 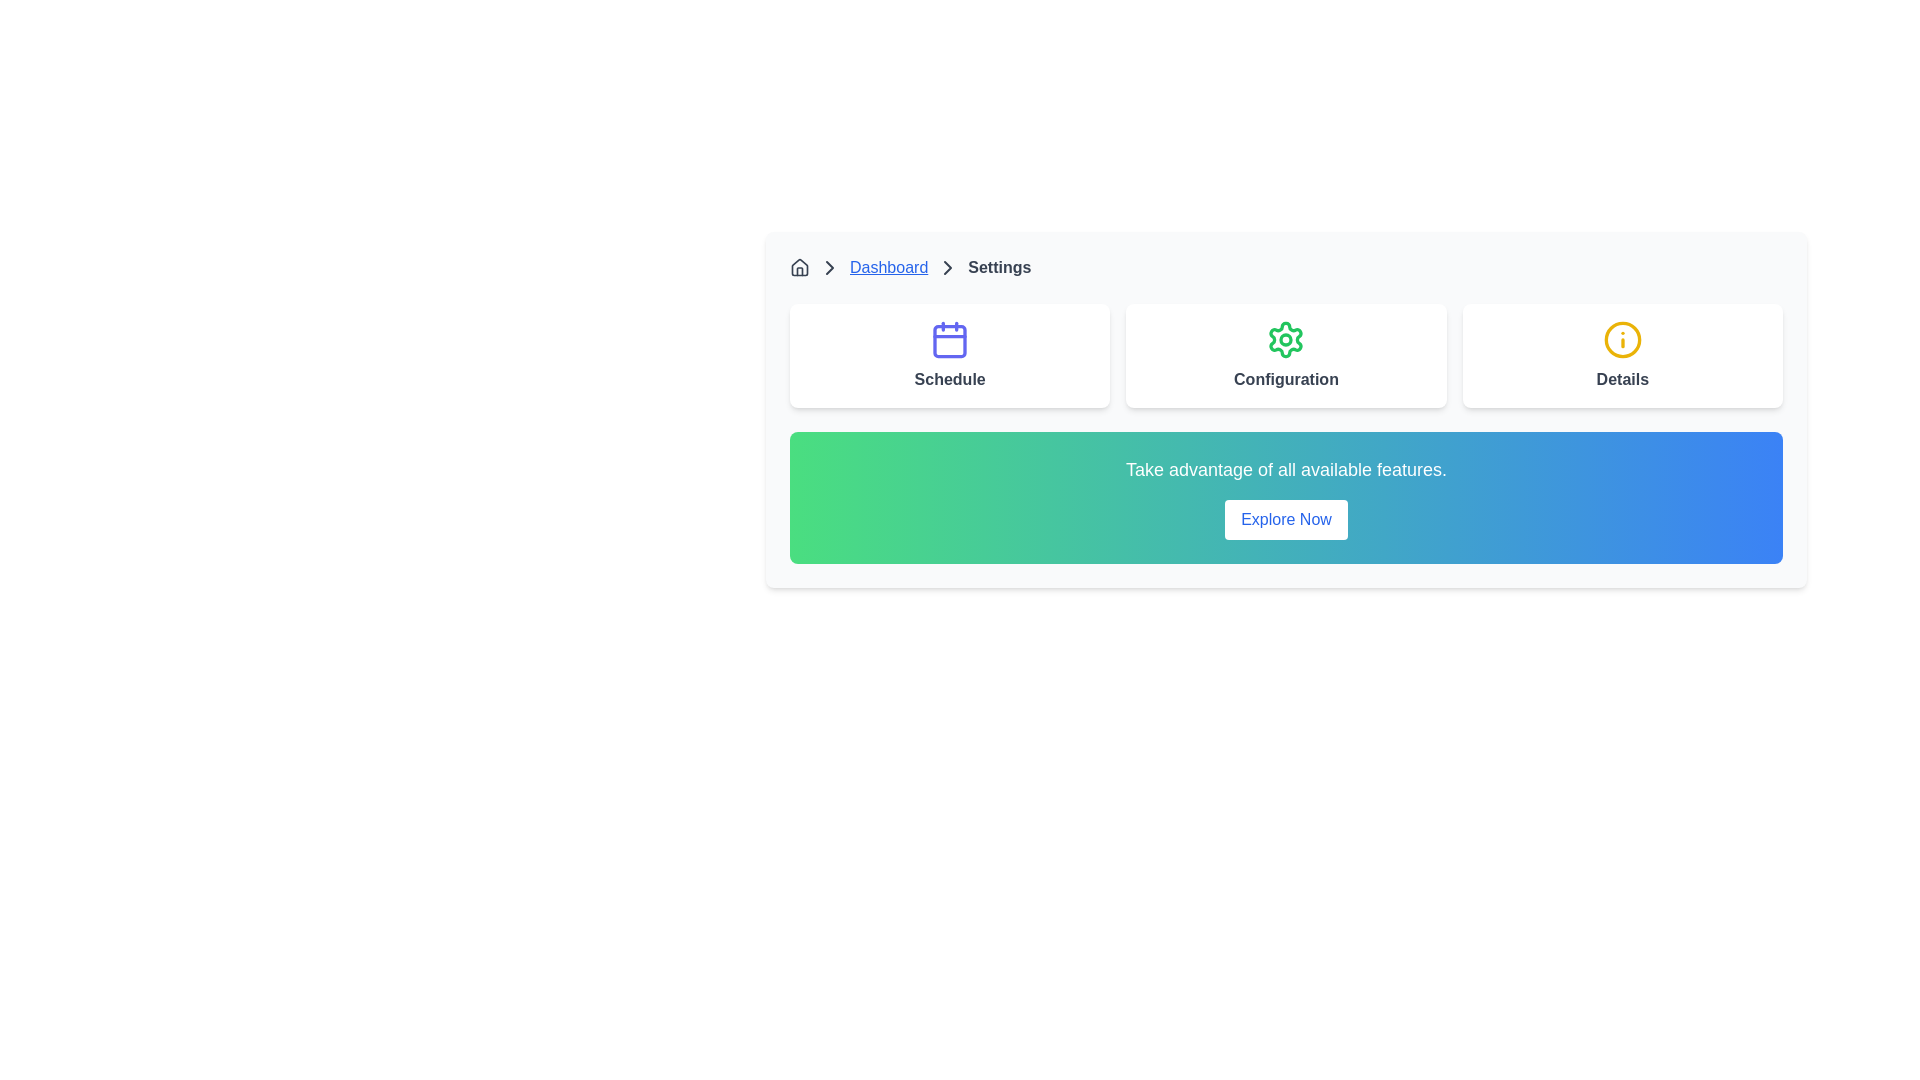 I want to click on the separator icon in the breadcrumb navigation between 'Dashboard' and 'Settings', so click(x=830, y=266).